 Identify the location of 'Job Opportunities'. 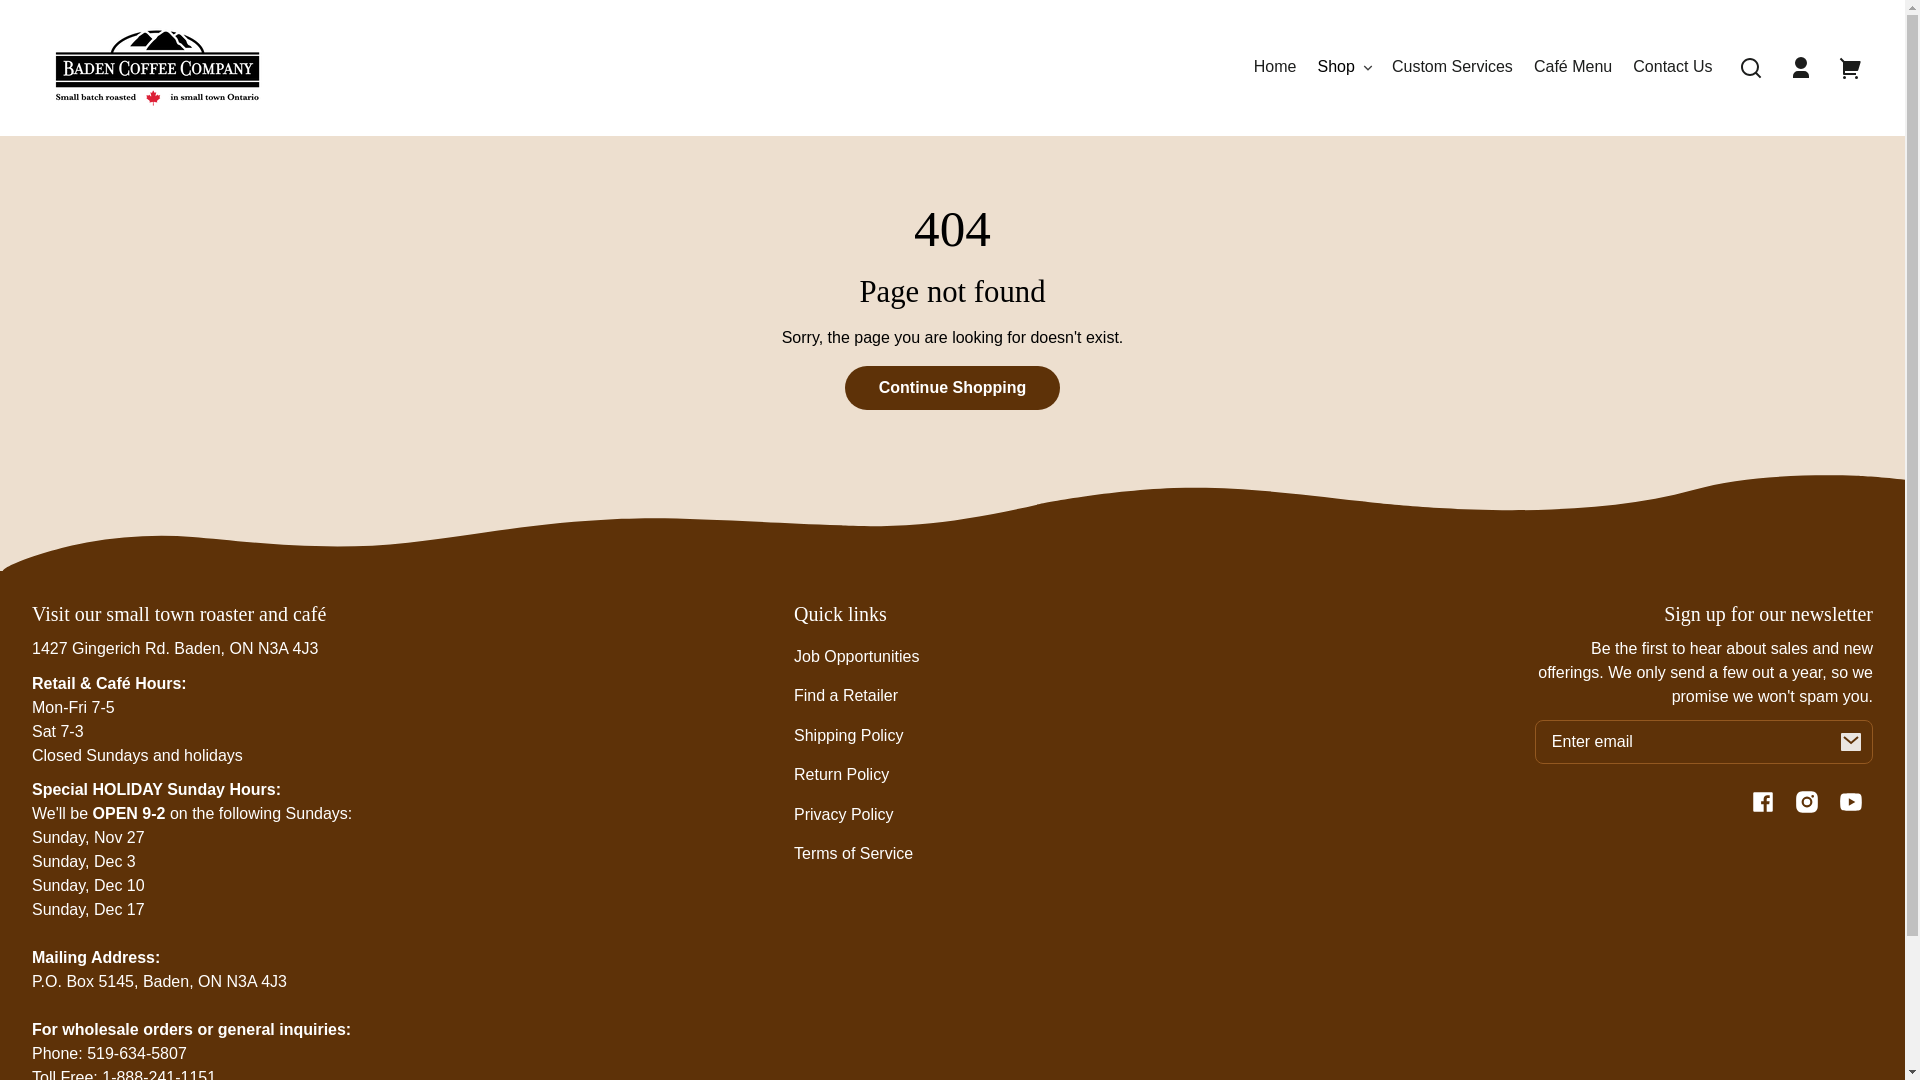
(856, 656).